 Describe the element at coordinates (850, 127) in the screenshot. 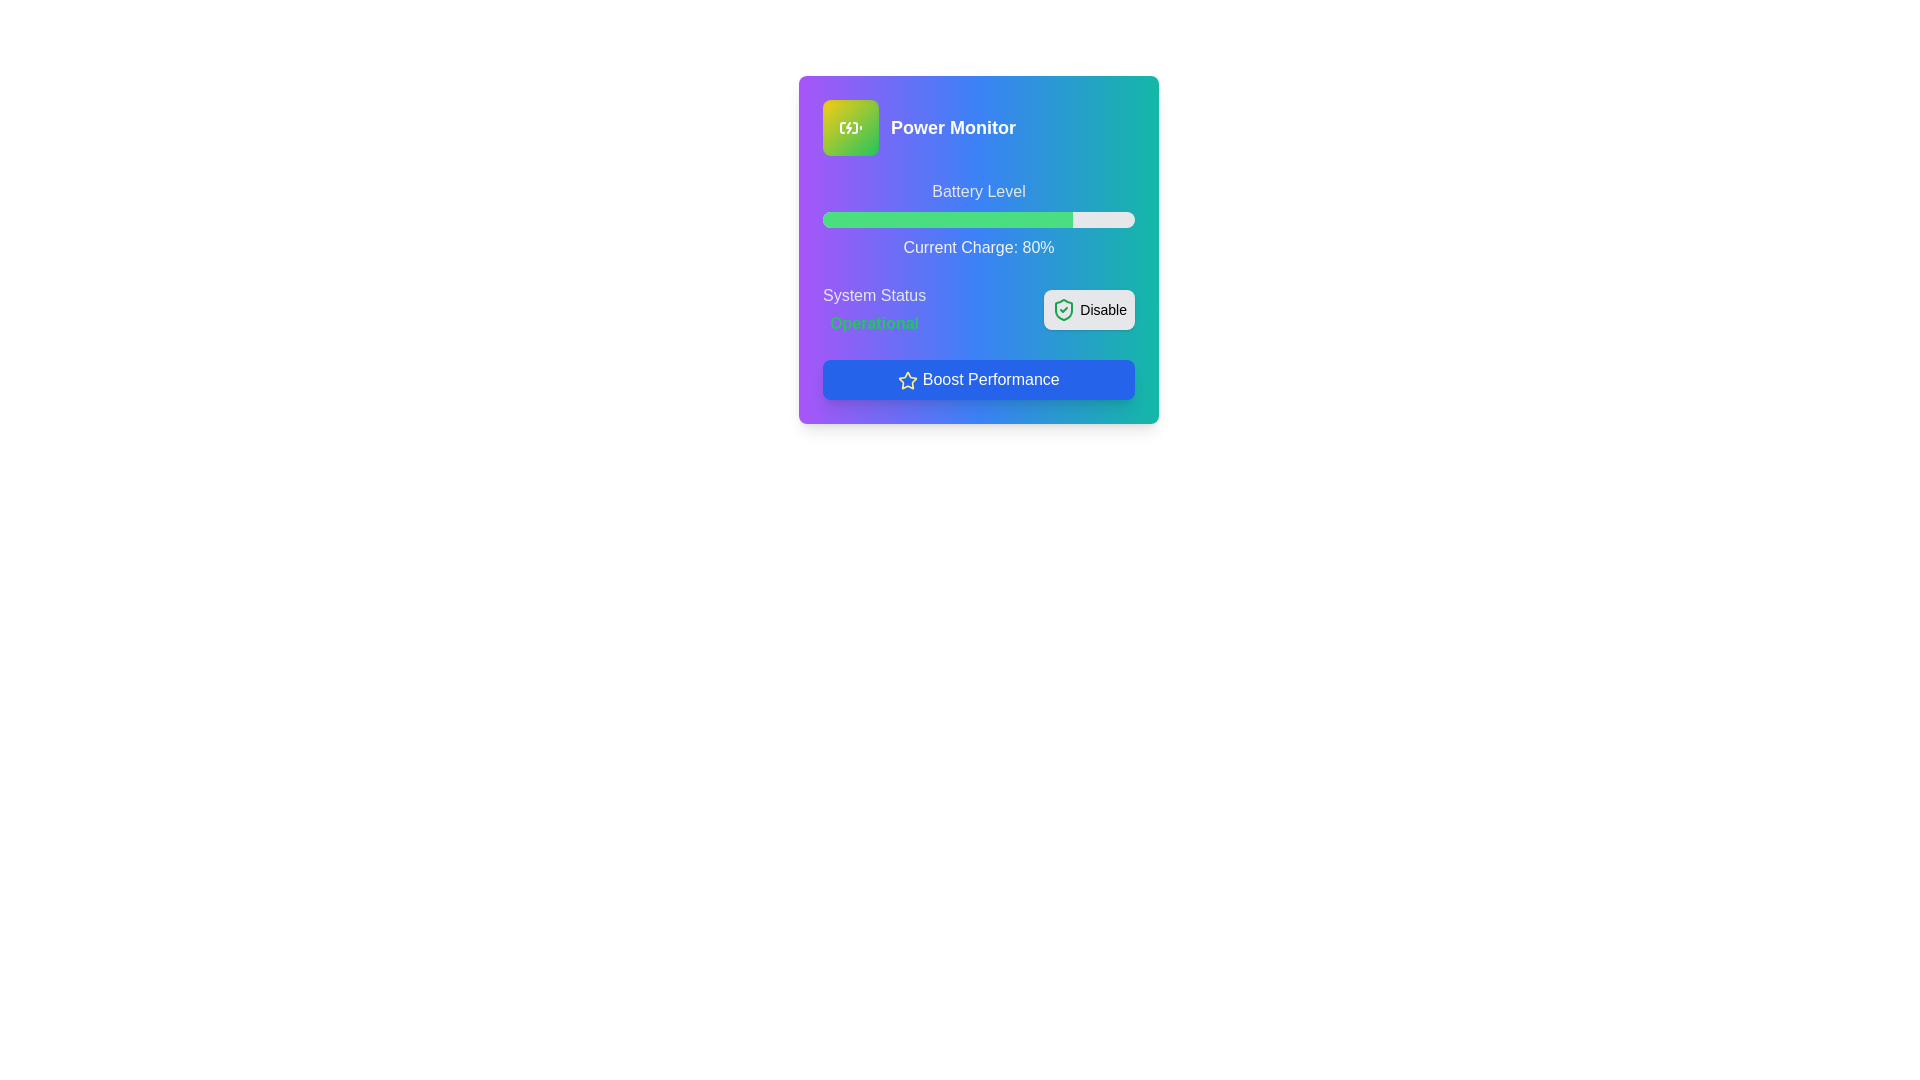

I see `the square-shaped icon with a yellow to green gradient background and a white battery charging symbol located` at that location.